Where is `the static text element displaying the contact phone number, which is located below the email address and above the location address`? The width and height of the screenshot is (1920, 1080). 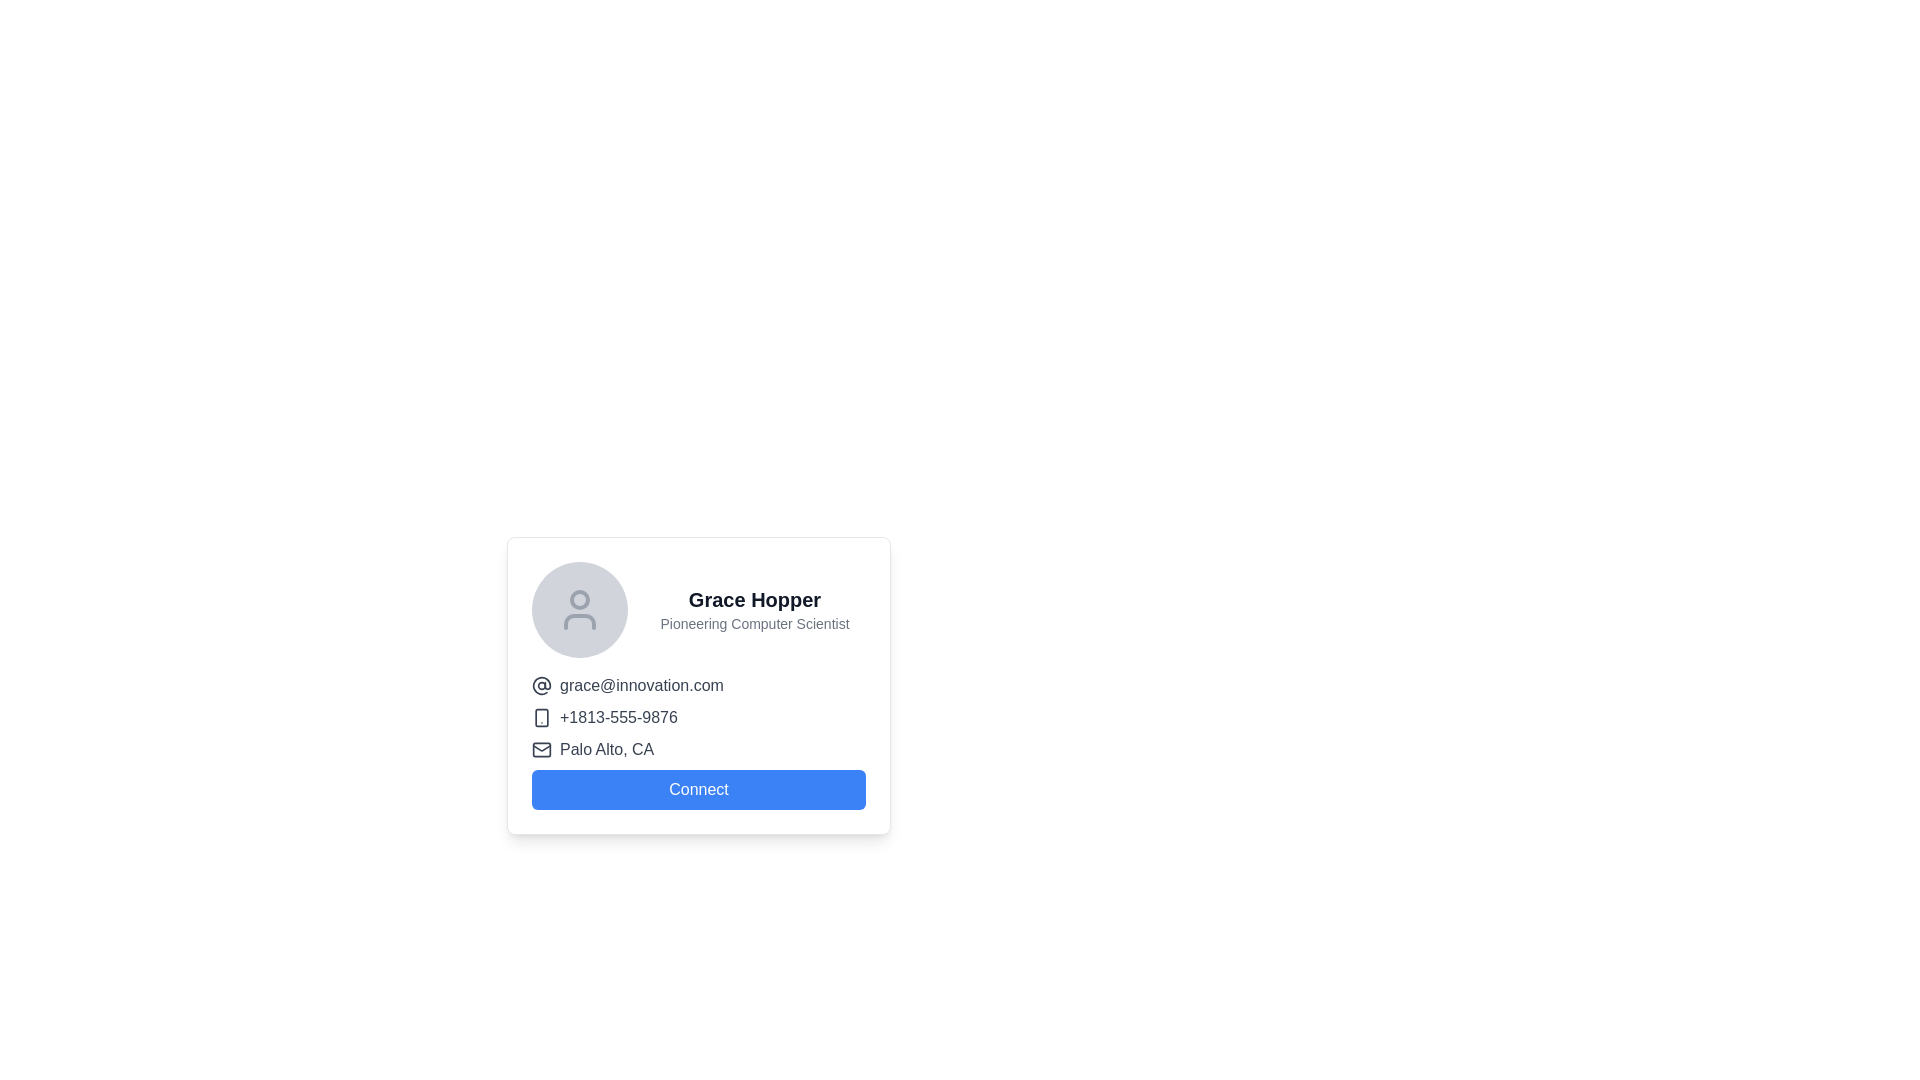 the static text element displaying the contact phone number, which is located below the email address and above the location address is located at coordinates (618, 716).